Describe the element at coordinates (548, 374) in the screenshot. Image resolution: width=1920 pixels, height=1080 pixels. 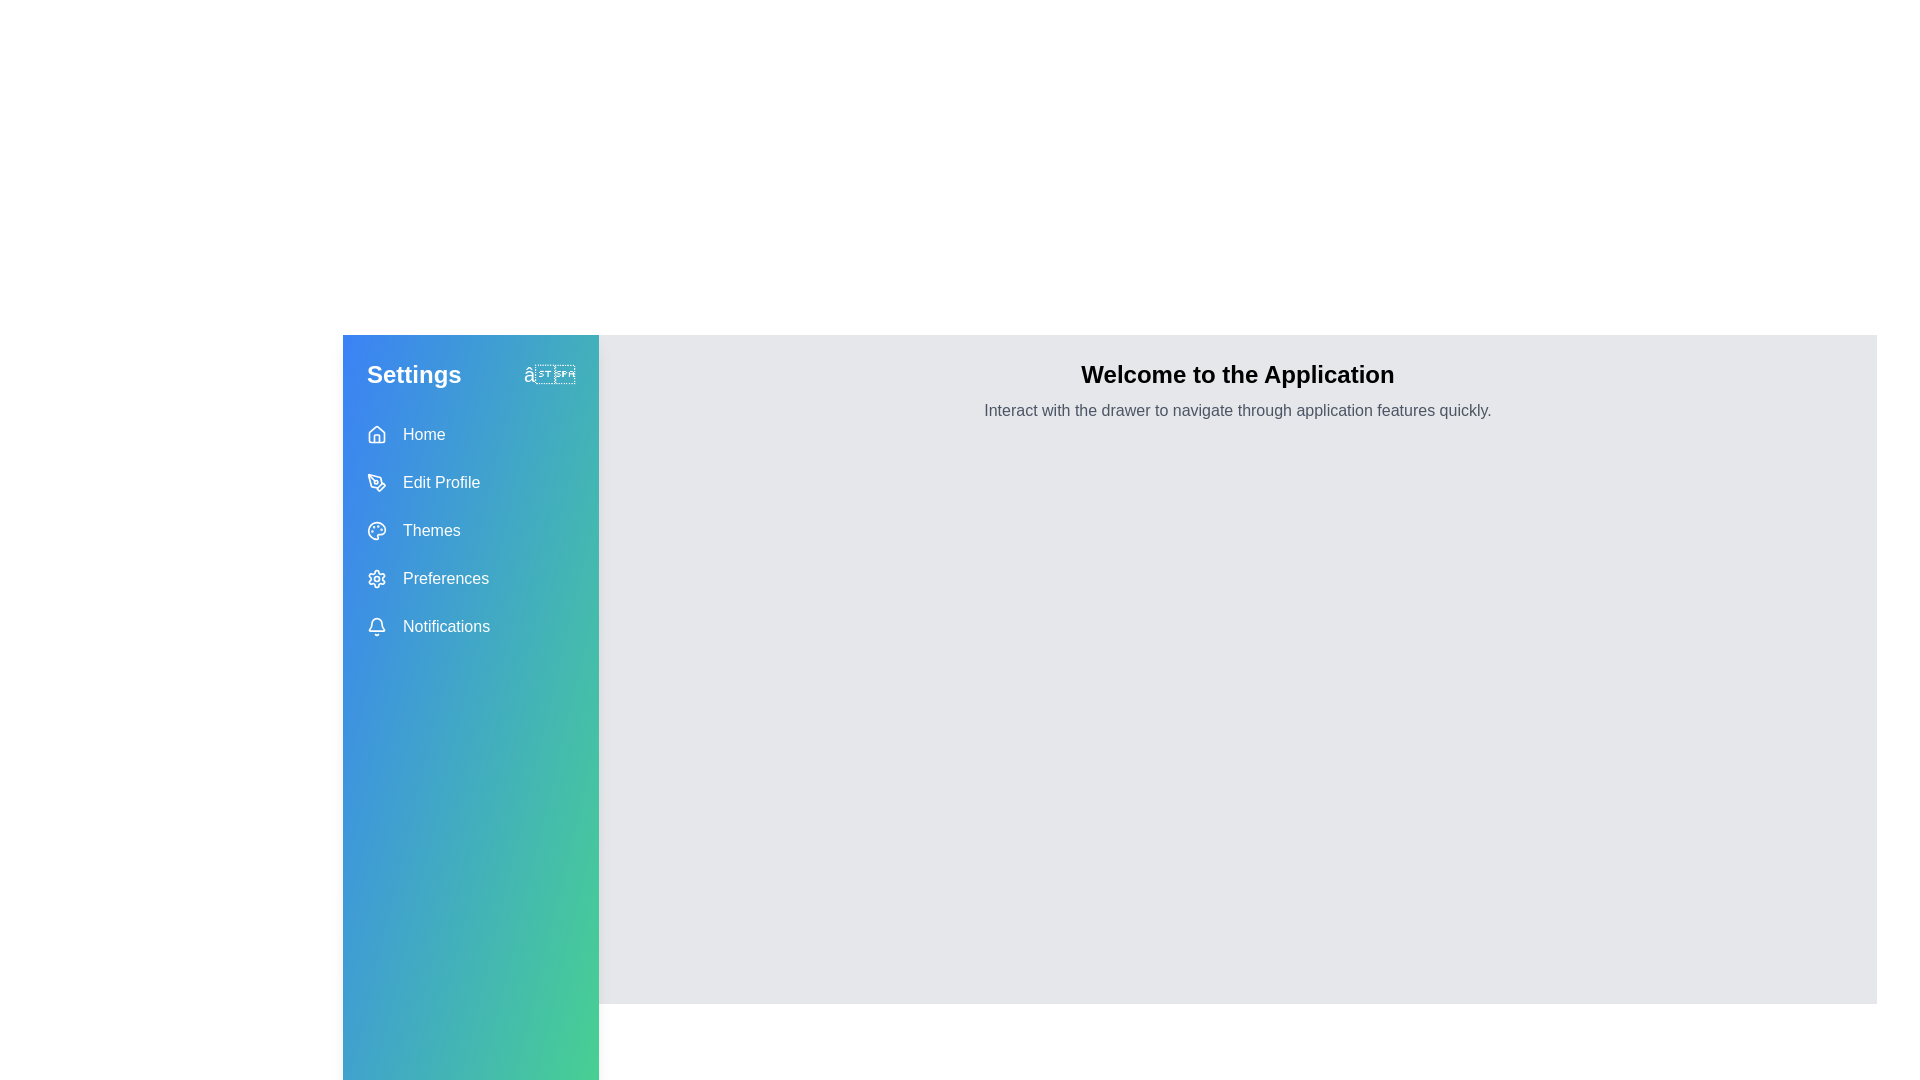
I see `the toggle button to change the drawer's visibility state` at that location.